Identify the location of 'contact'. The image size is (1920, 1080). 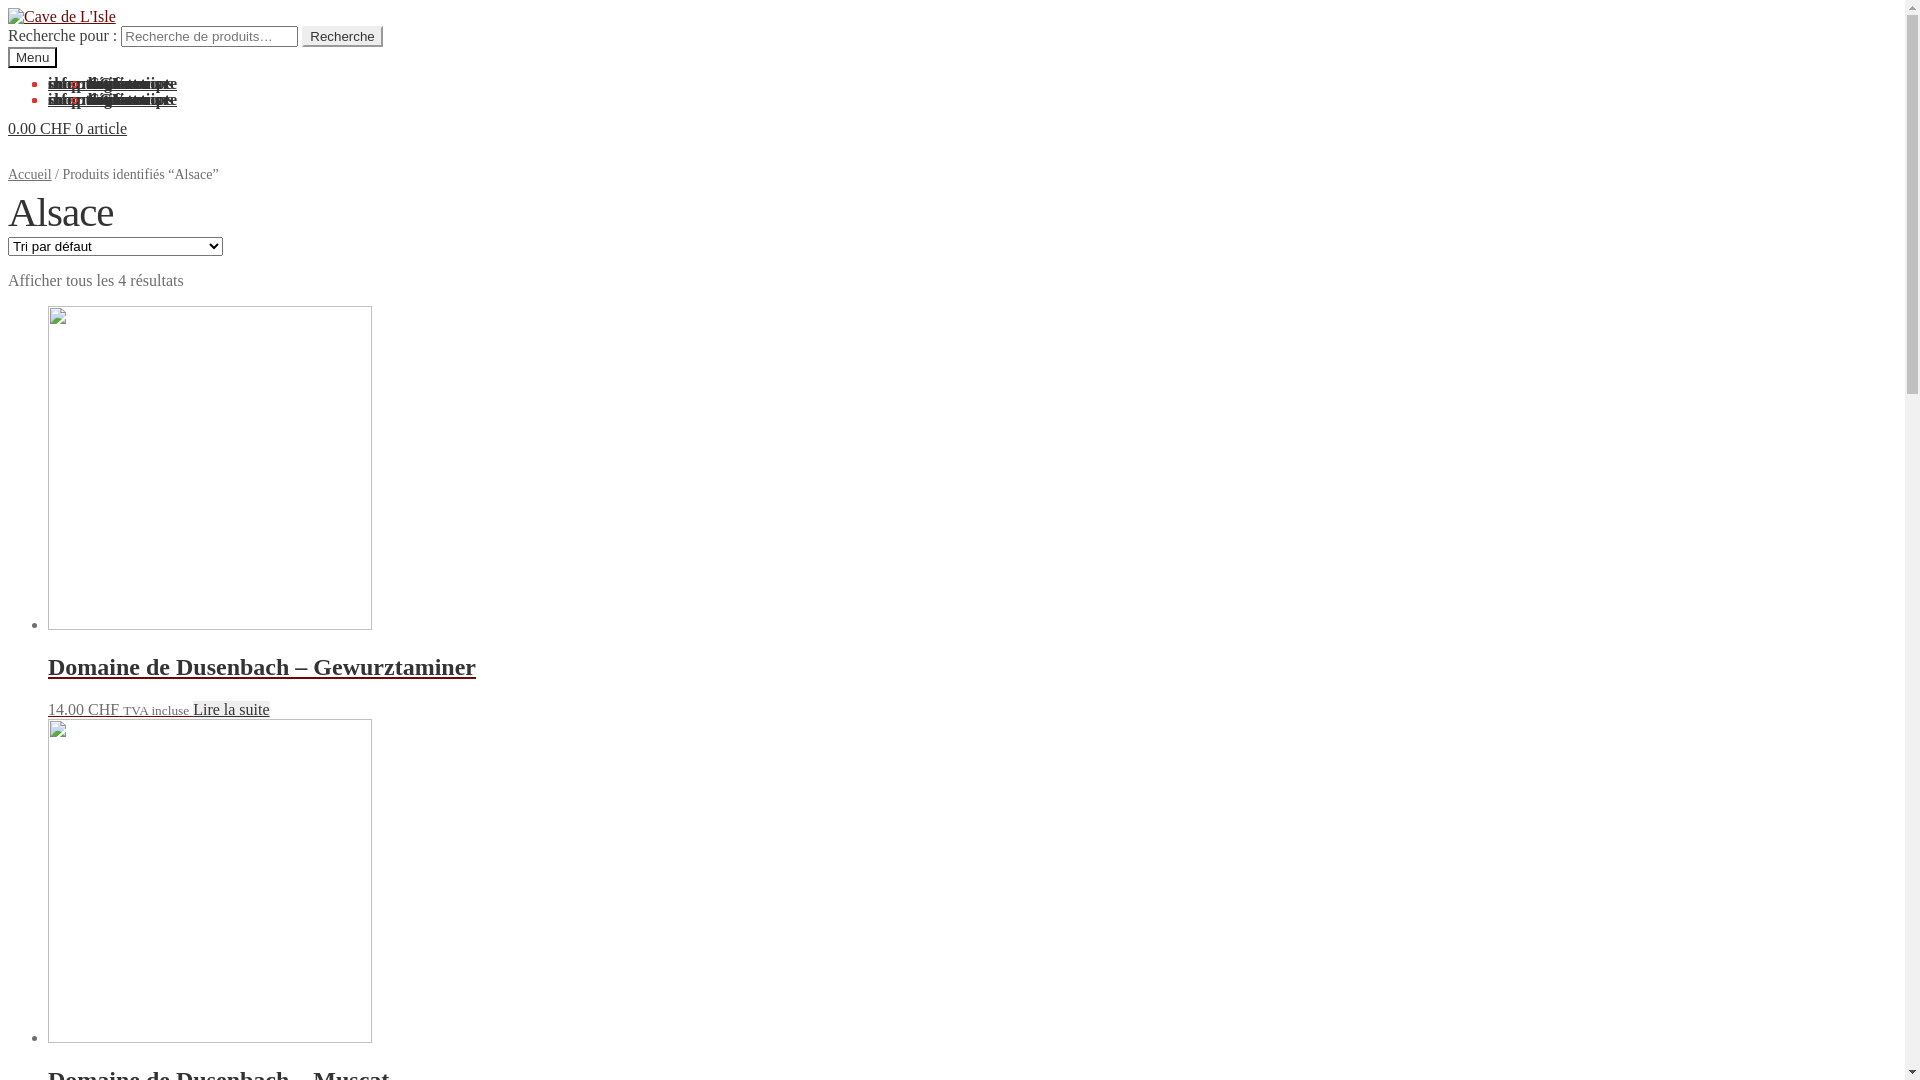
(112, 82).